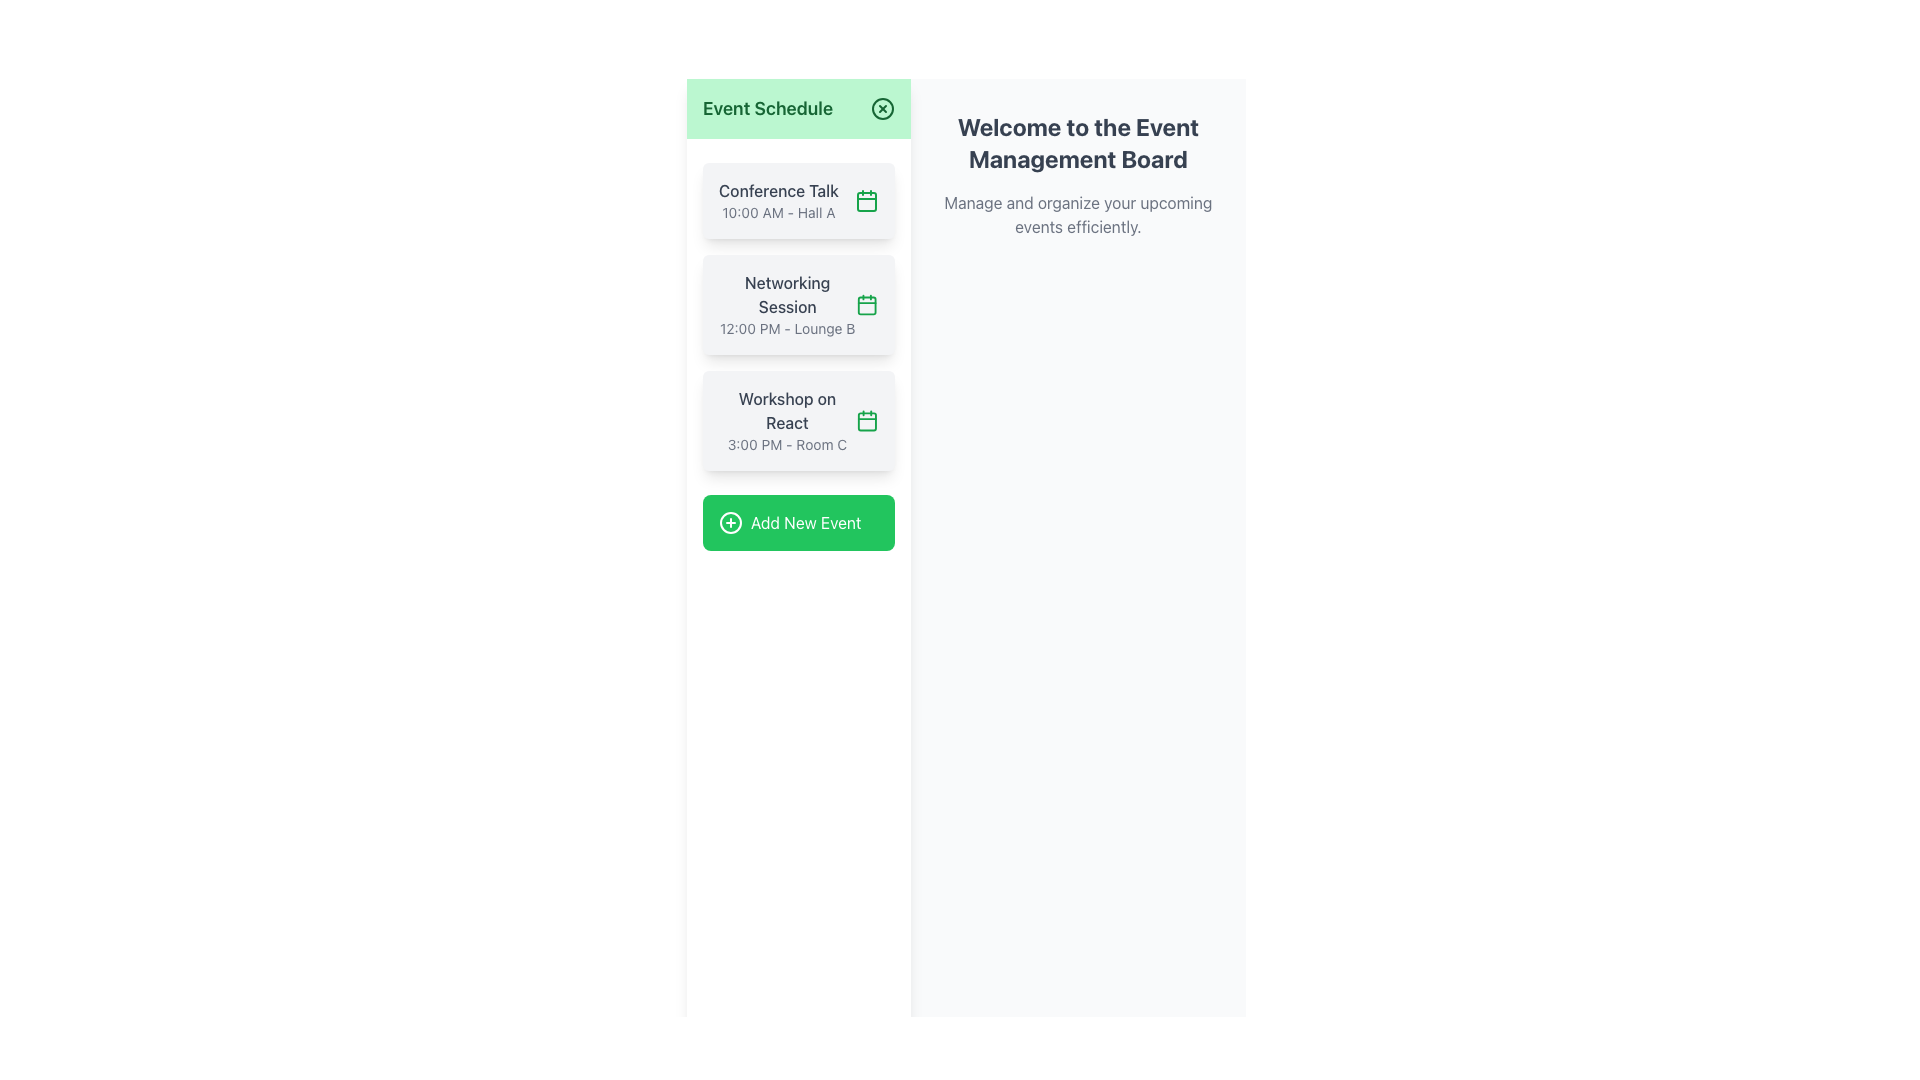 Image resolution: width=1920 pixels, height=1080 pixels. Describe the element at coordinates (1077, 215) in the screenshot. I see `text from the Text Label that is centrally aligned below the title 'Welcome to the Event Management Board'` at that location.